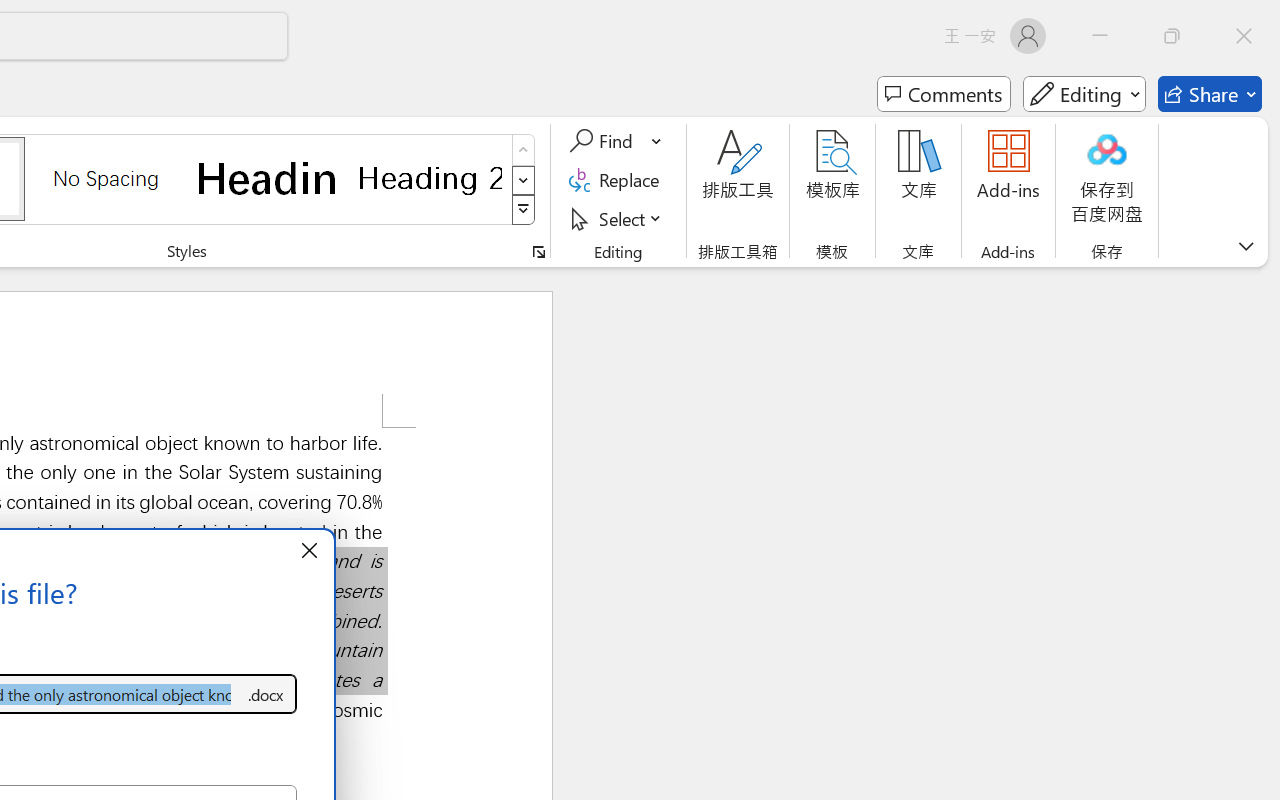 The image size is (1280, 800). Describe the element at coordinates (617, 218) in the screenshot. I see `'Select'` at that location.